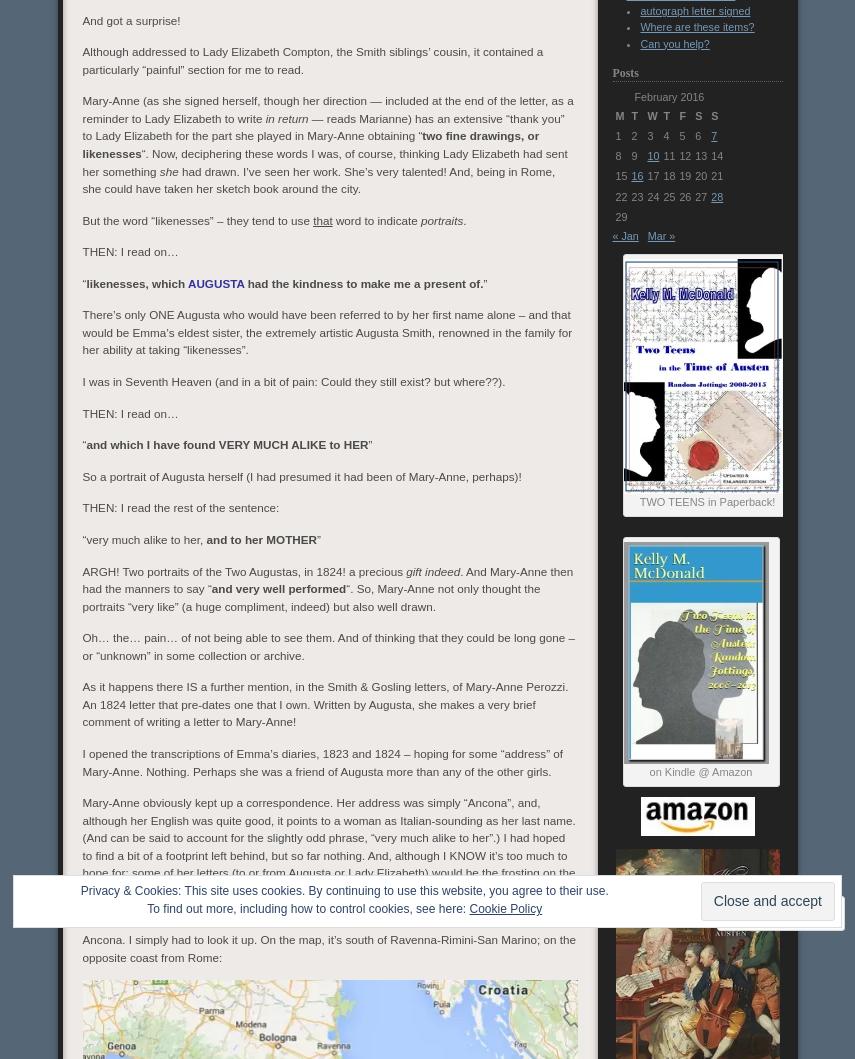 The width and height of the screenshot is (855, 1059). Describe the element at coordinates (309, 595) in the screenshot. I see `'“. So, Mary-Anne not only thought the portraits “very like” (a huge compliment, indeed) but also well drawn.'` at that location.